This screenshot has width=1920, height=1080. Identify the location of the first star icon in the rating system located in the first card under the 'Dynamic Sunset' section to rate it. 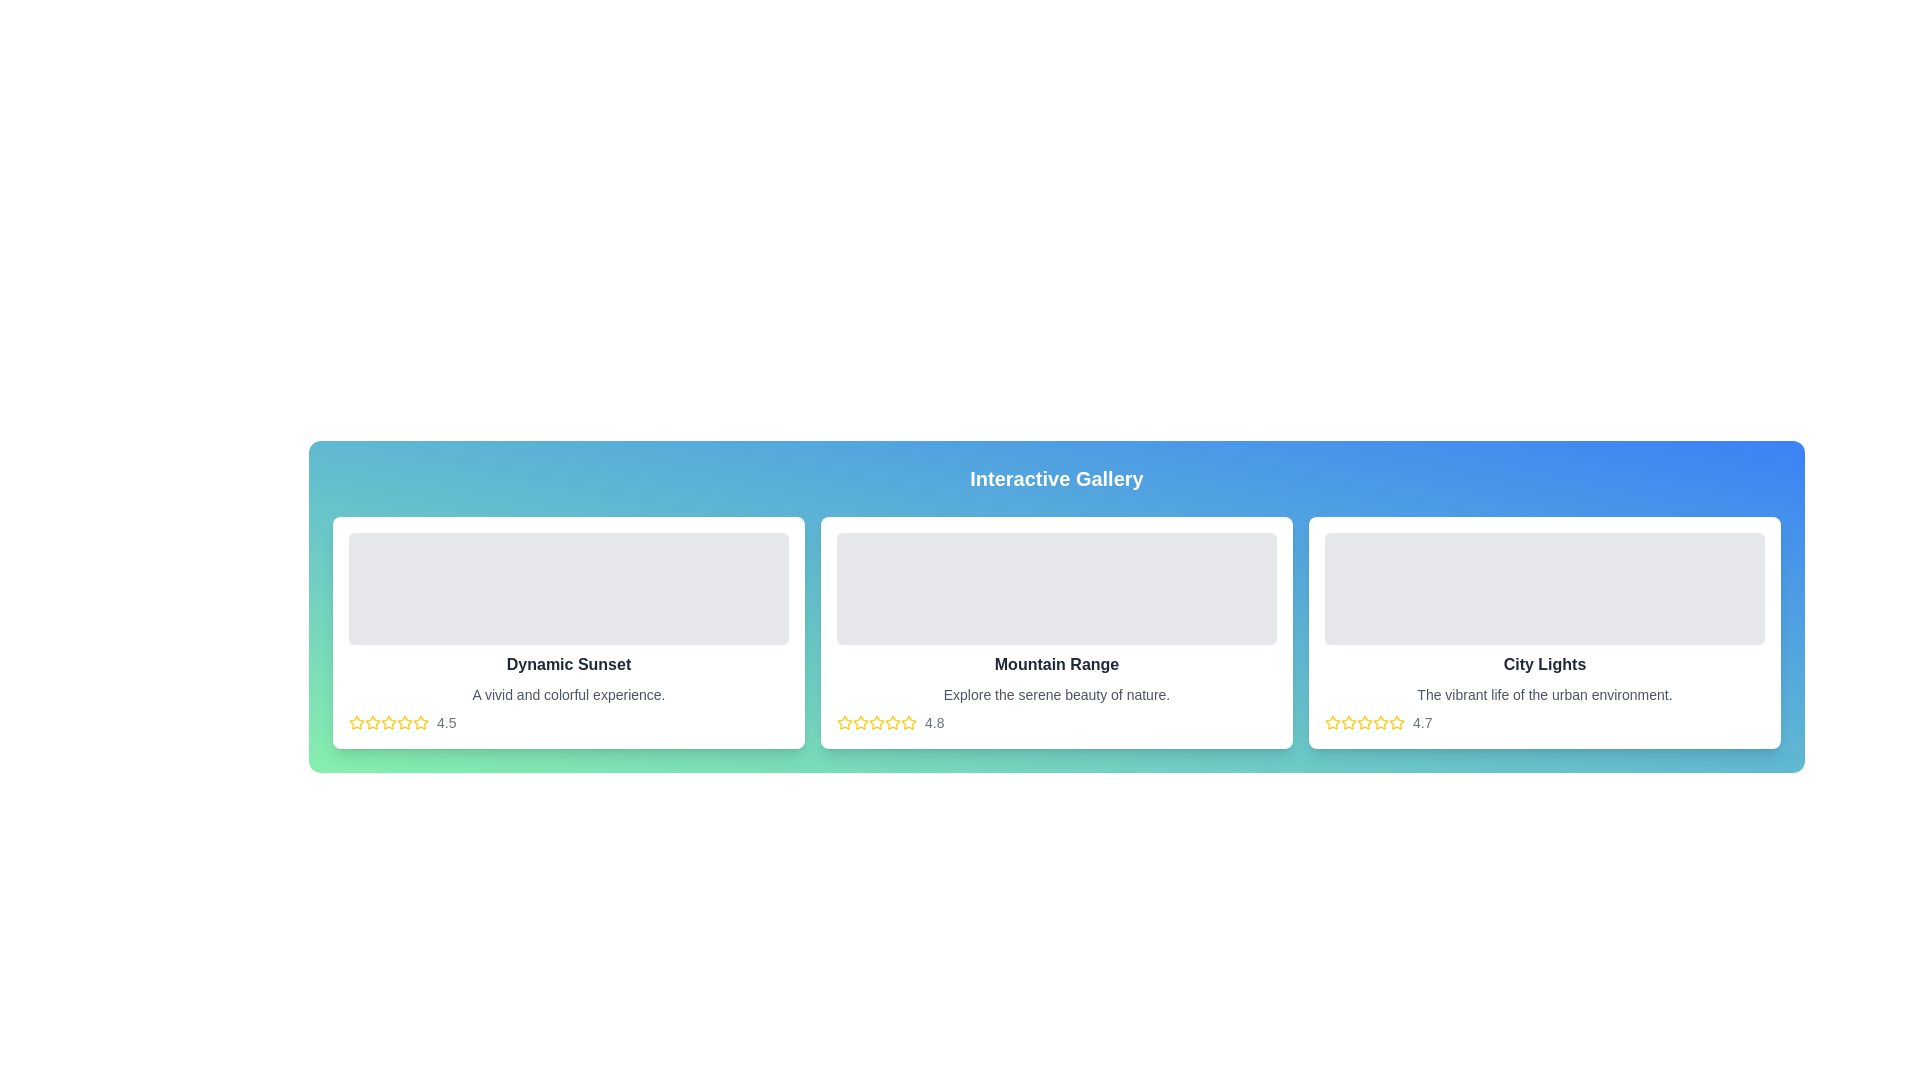
(356, 722).